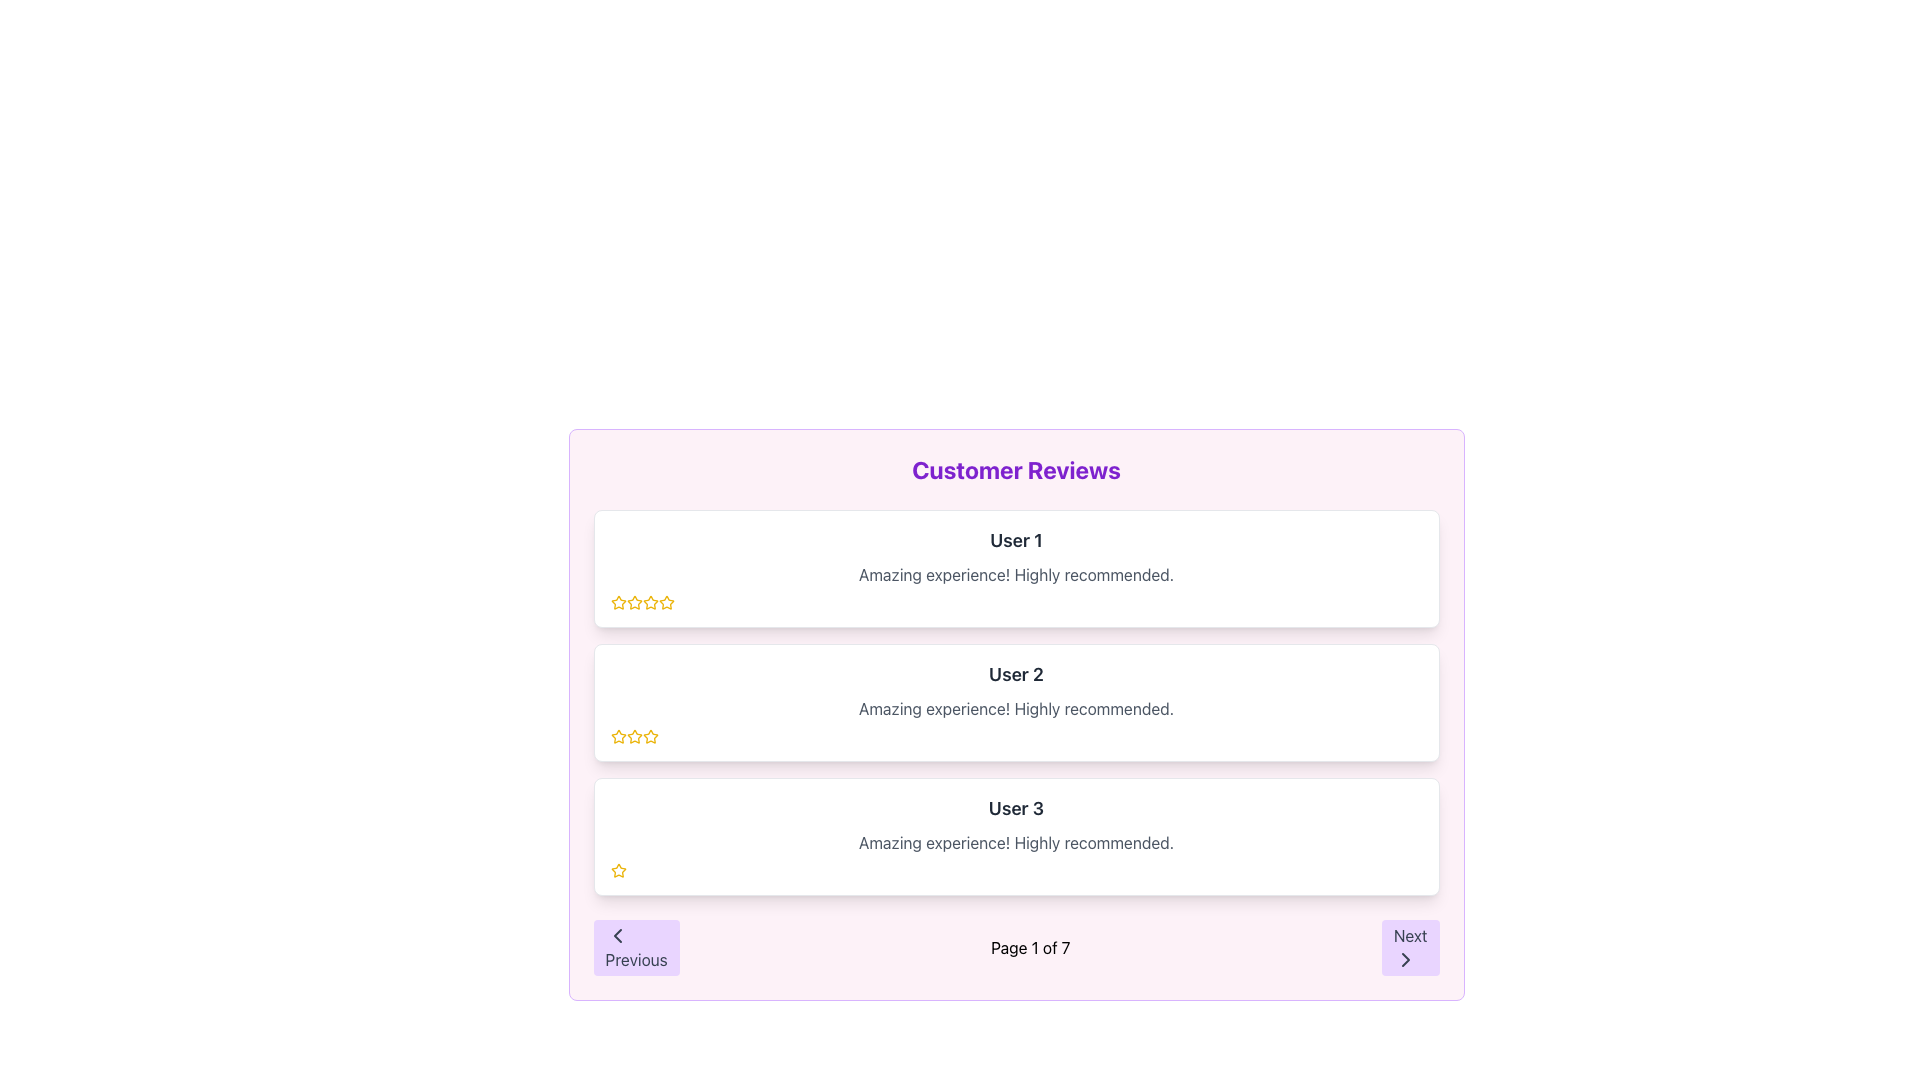  What do you see at coordinates (1409, 947) in the screenshot?
I see `the 'Next' button with light purple background and gray text for accessibility navigation` at bounding box center [1409, 947].